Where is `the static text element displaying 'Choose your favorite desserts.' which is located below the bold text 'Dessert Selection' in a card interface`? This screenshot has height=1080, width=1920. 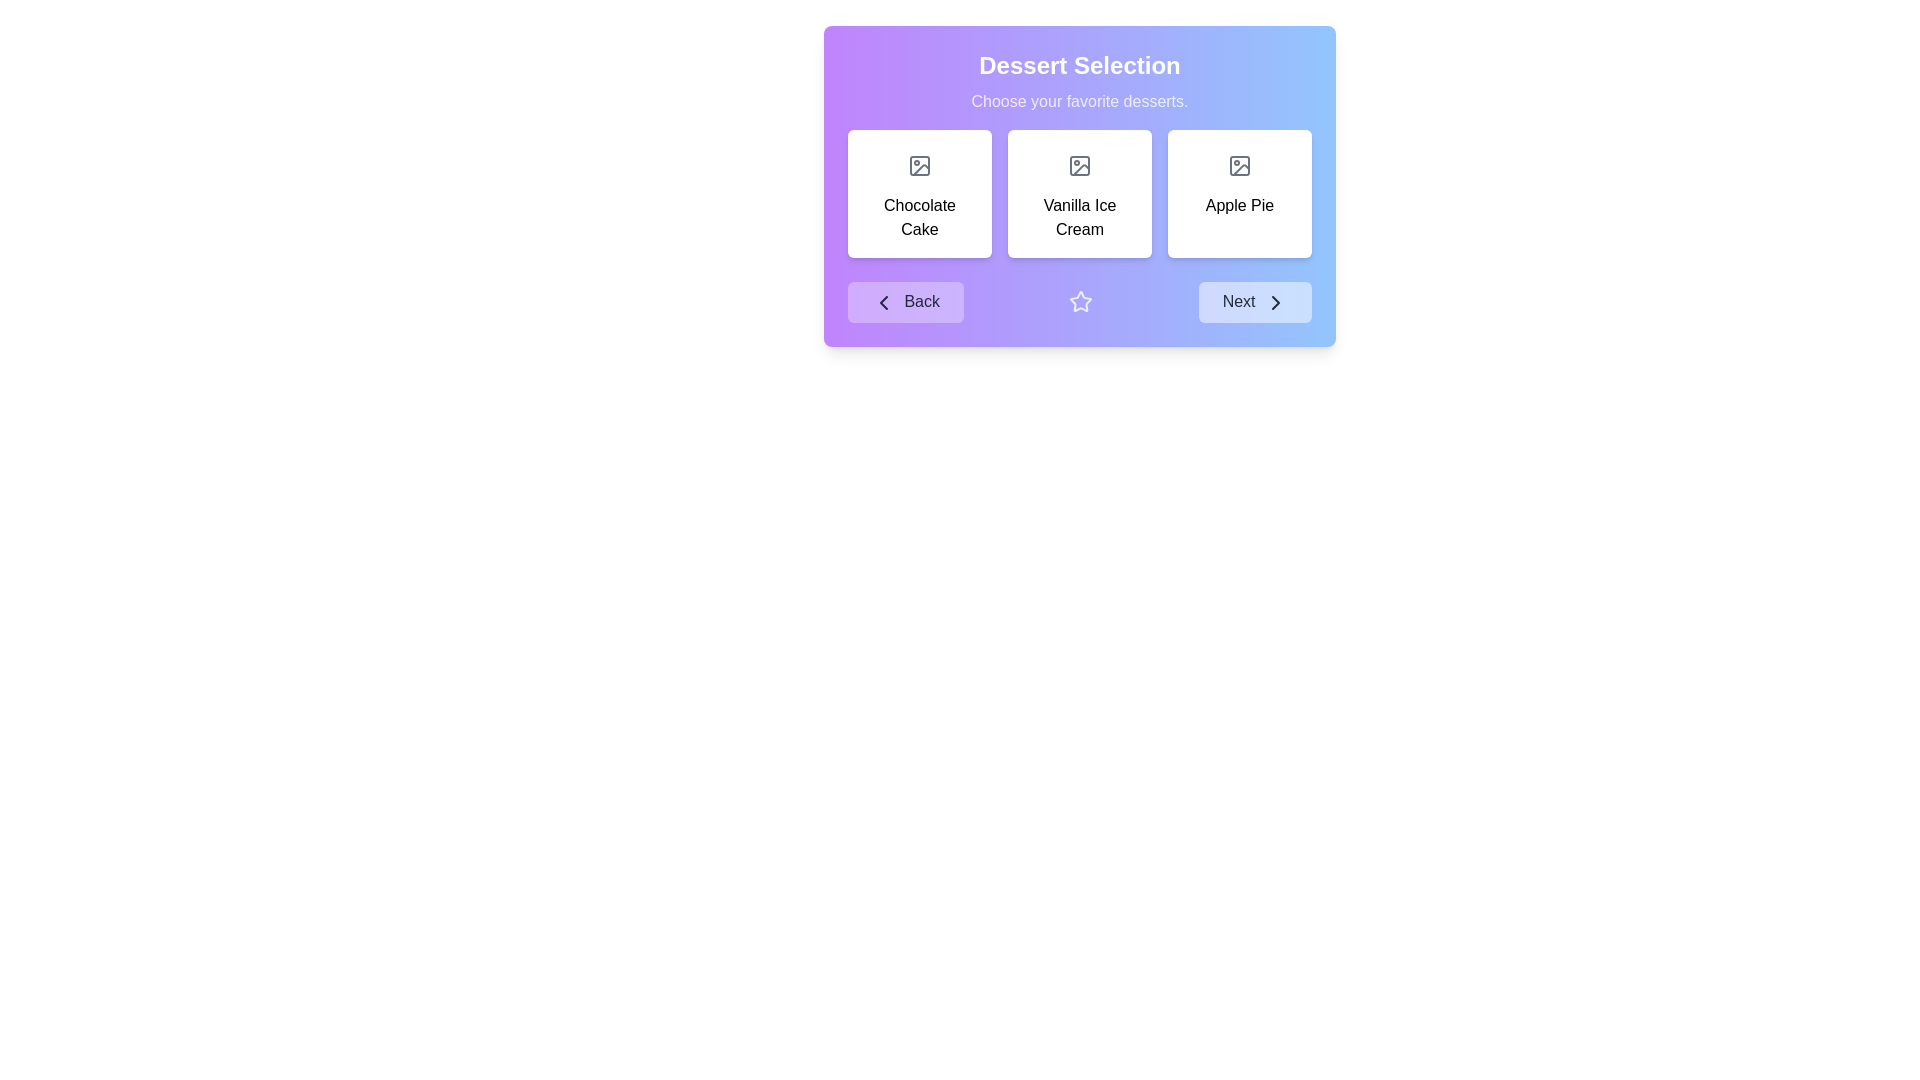 the static text element displaying 'Choose your favorite desserts.' which is located below the bold text 'Dessert Selection' in a card interface is located at coordinates (1079, 101).